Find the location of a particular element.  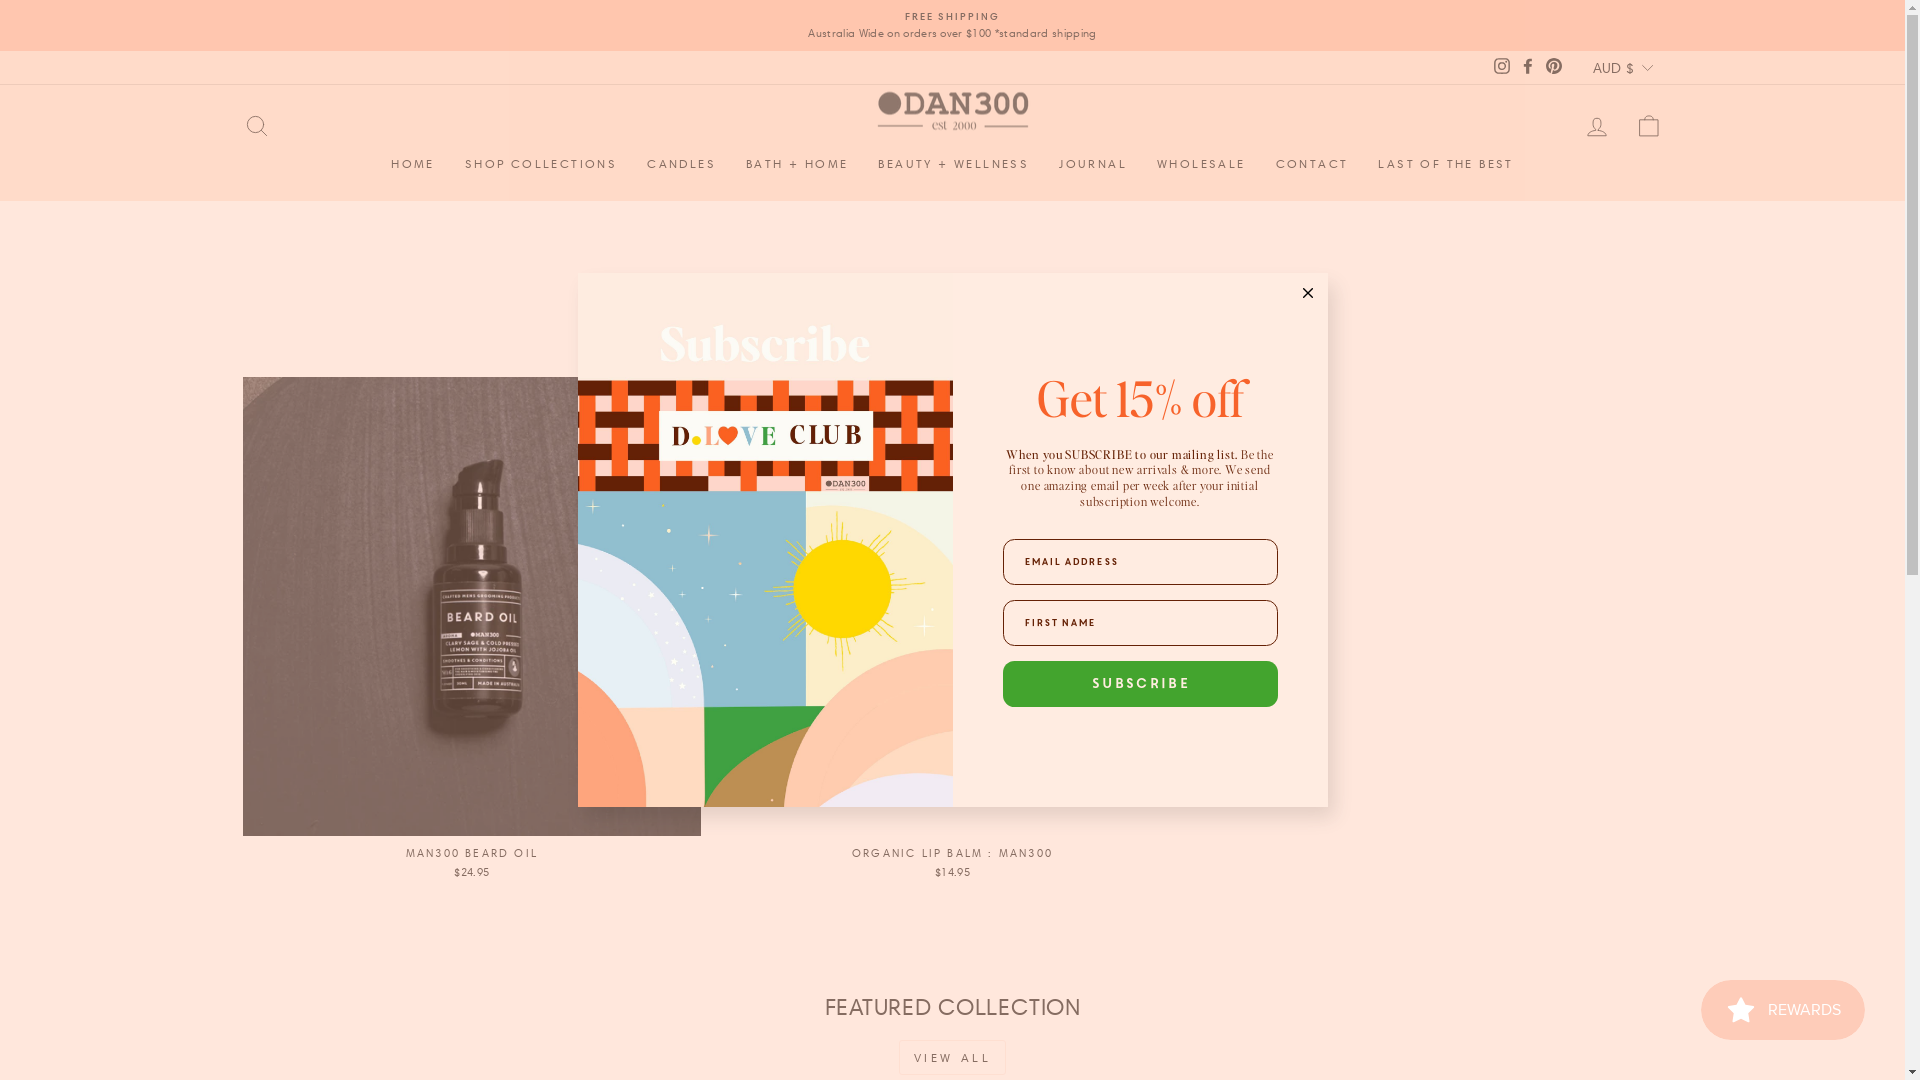

'LAST OF THE BEST' is located at coordinates (1445, 163).